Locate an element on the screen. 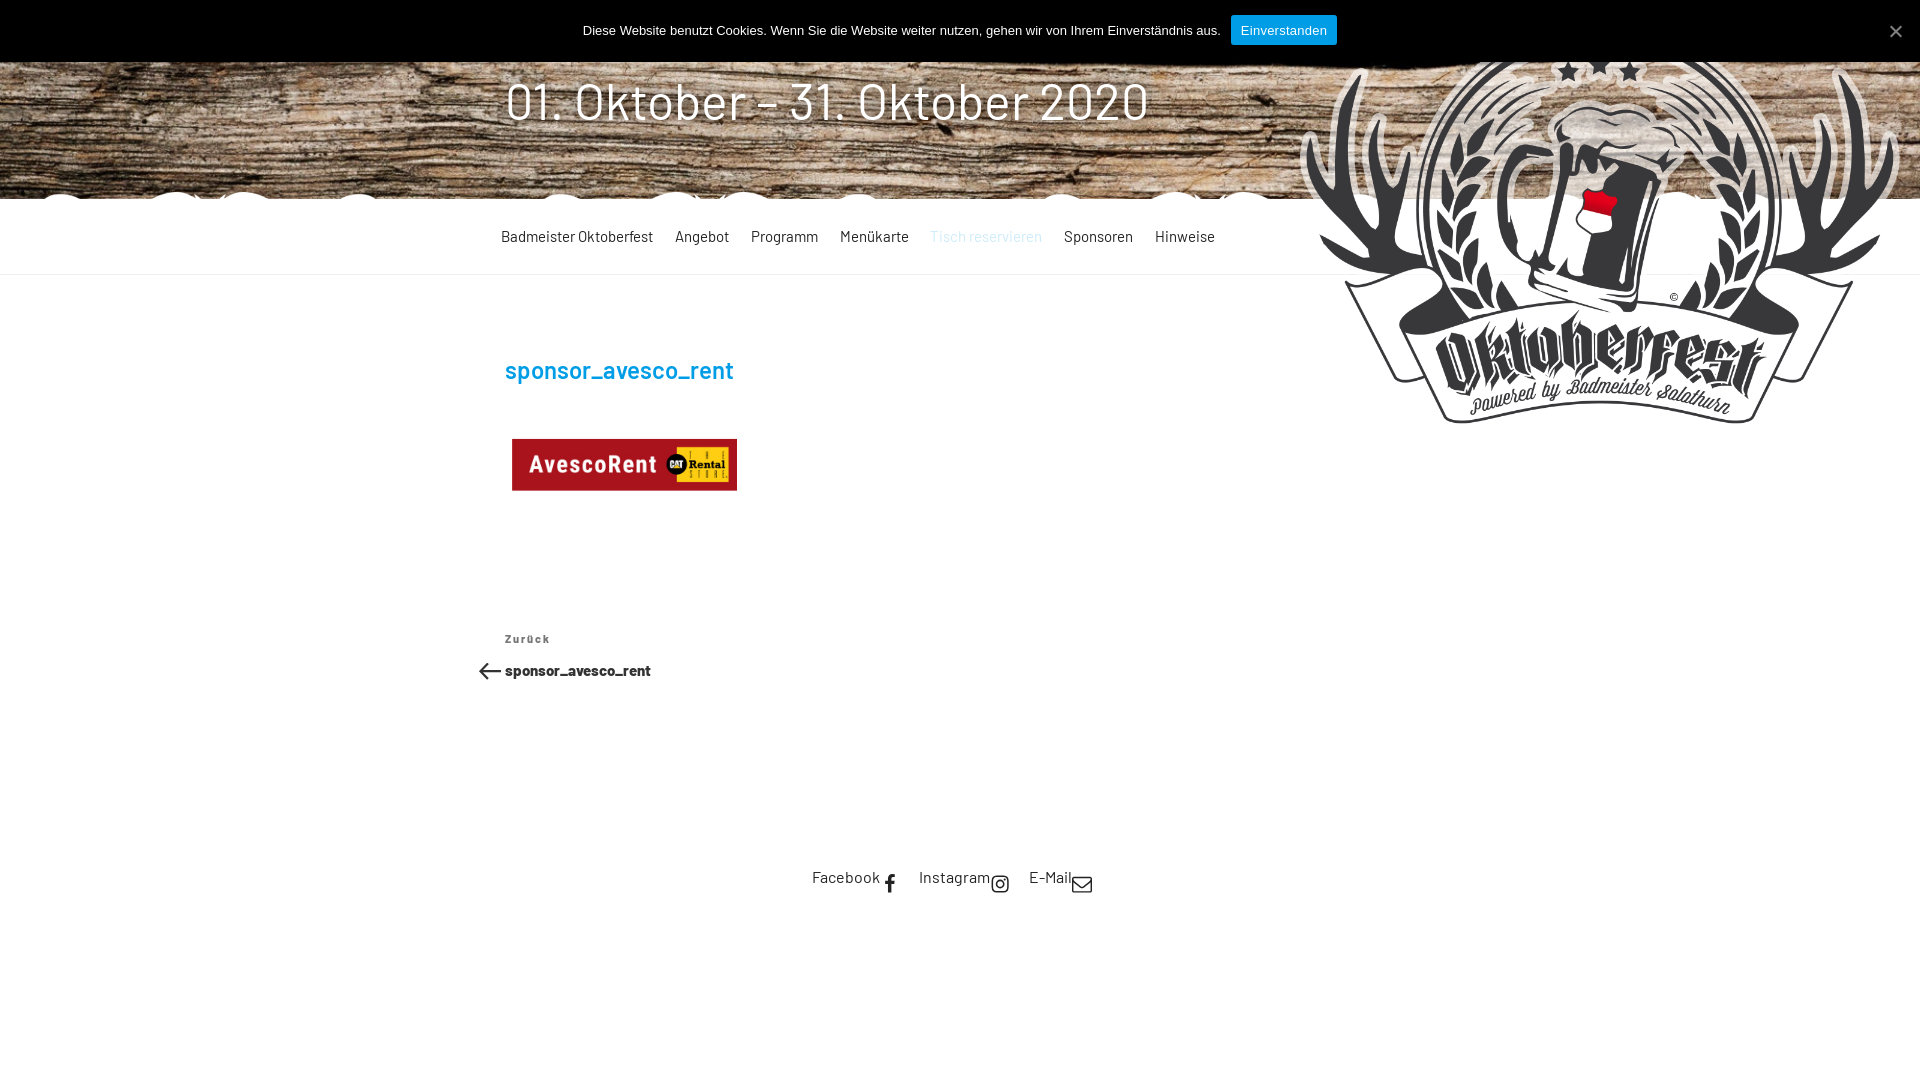 This screenshot has height=1080, width=1920. 'Zum Inhalt springen' is located at coordinates (0, 0).